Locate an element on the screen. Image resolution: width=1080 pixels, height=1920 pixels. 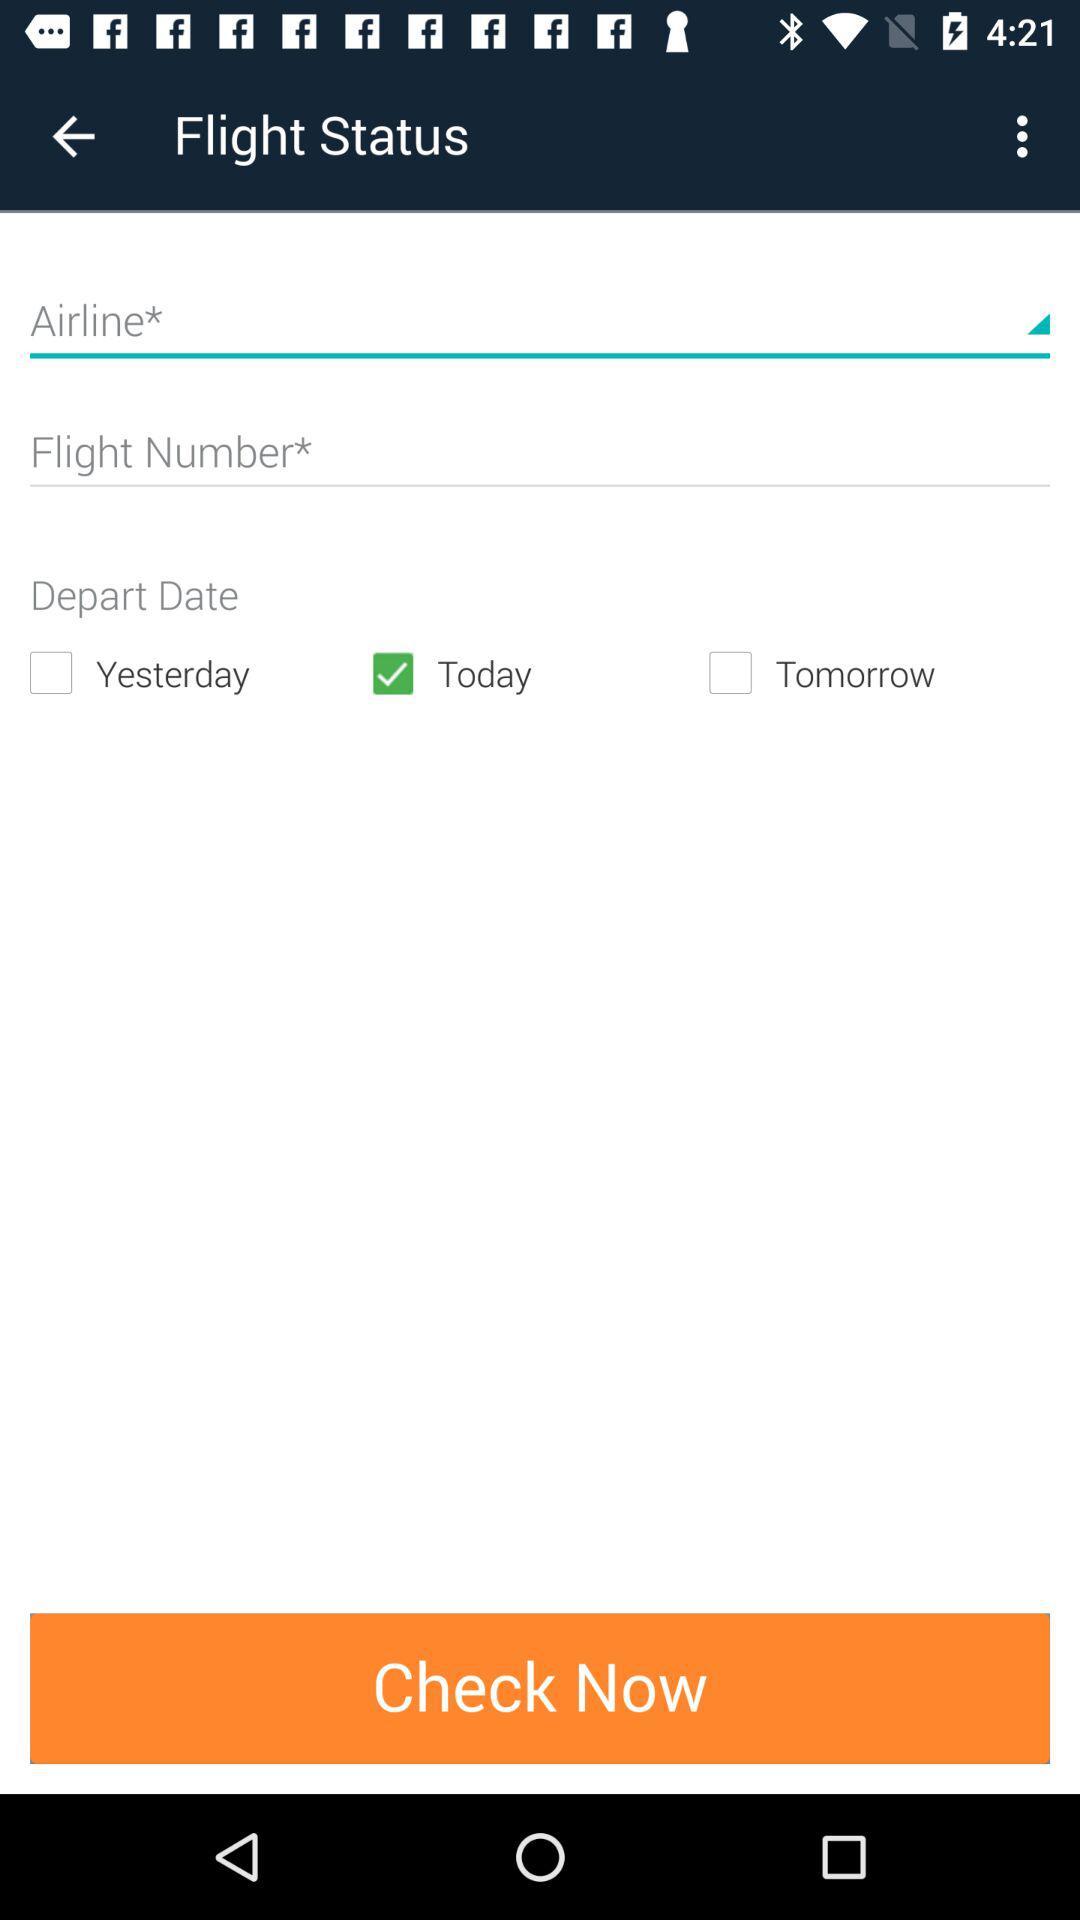
the icon to the right of today is located at coordinates (878, 673).